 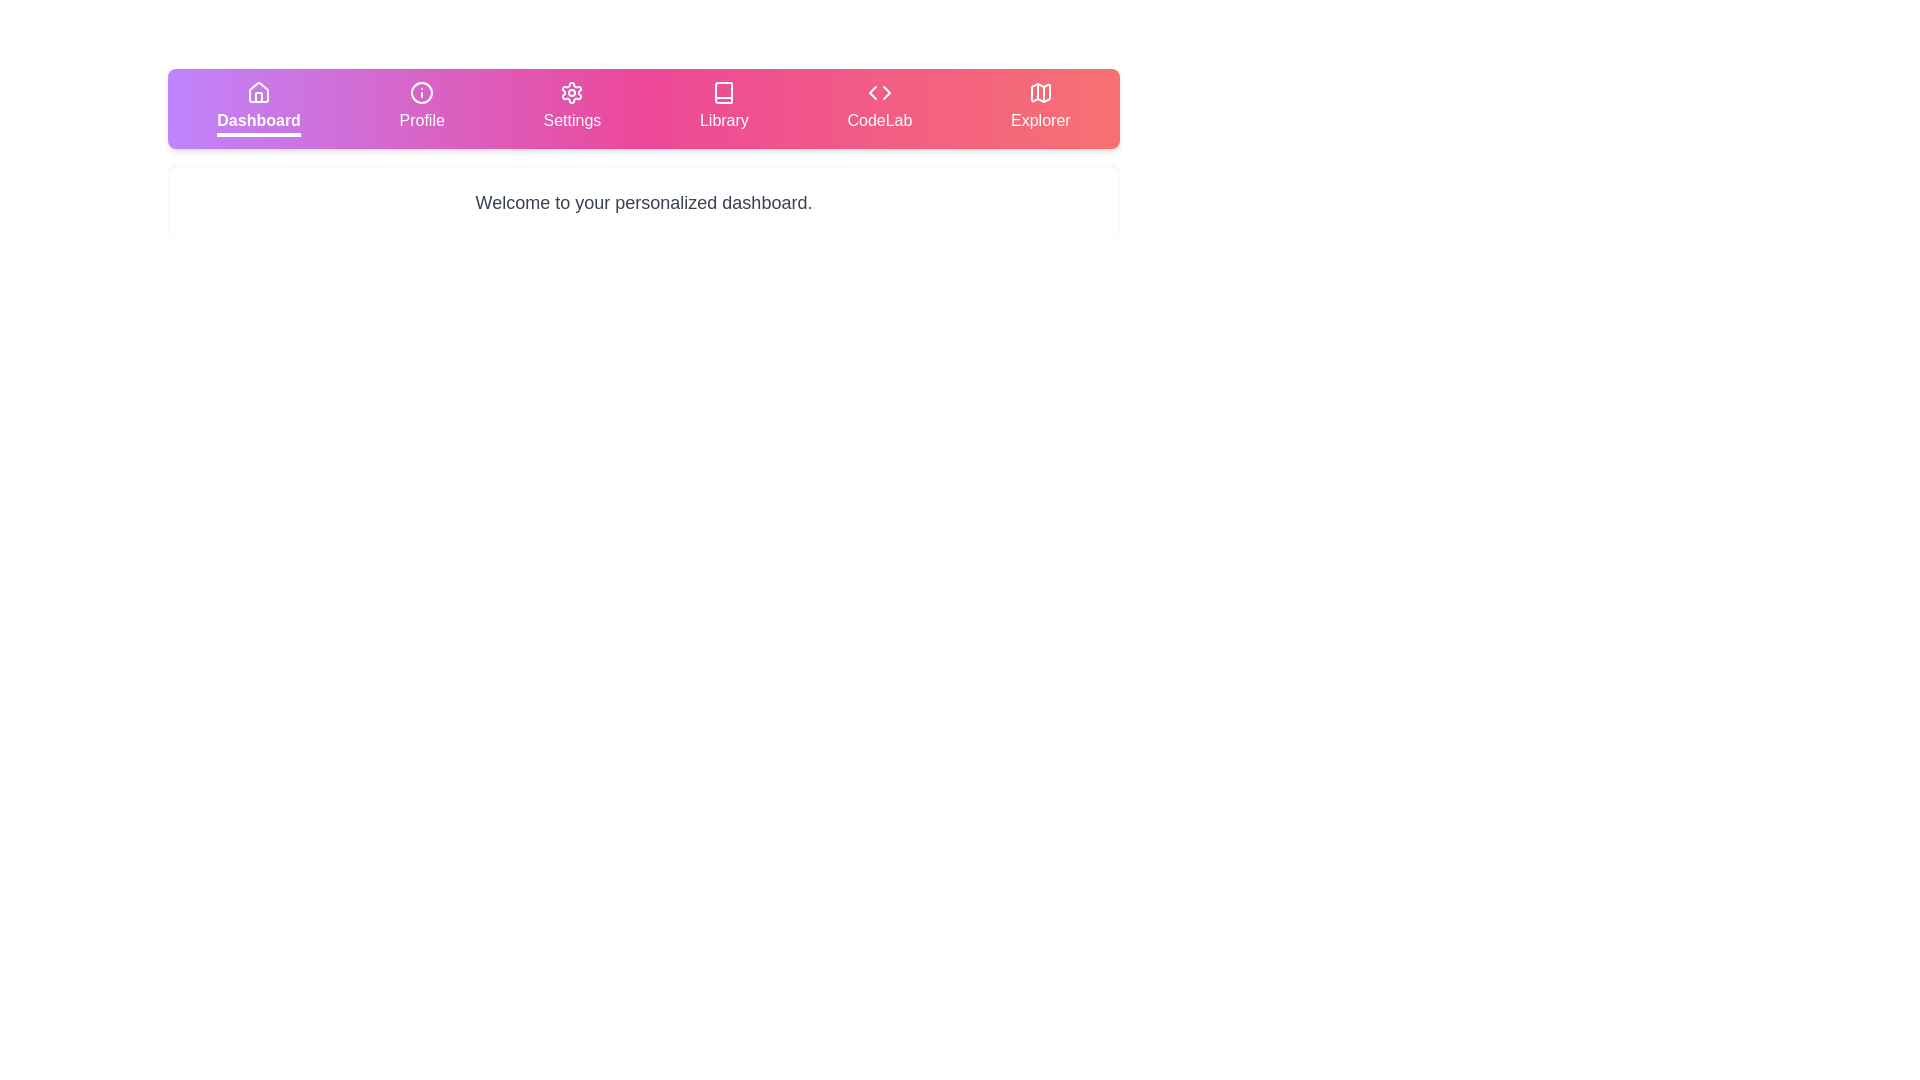 I want to click on the tab labeled Settings to display its content, so click(x=570, y=108).